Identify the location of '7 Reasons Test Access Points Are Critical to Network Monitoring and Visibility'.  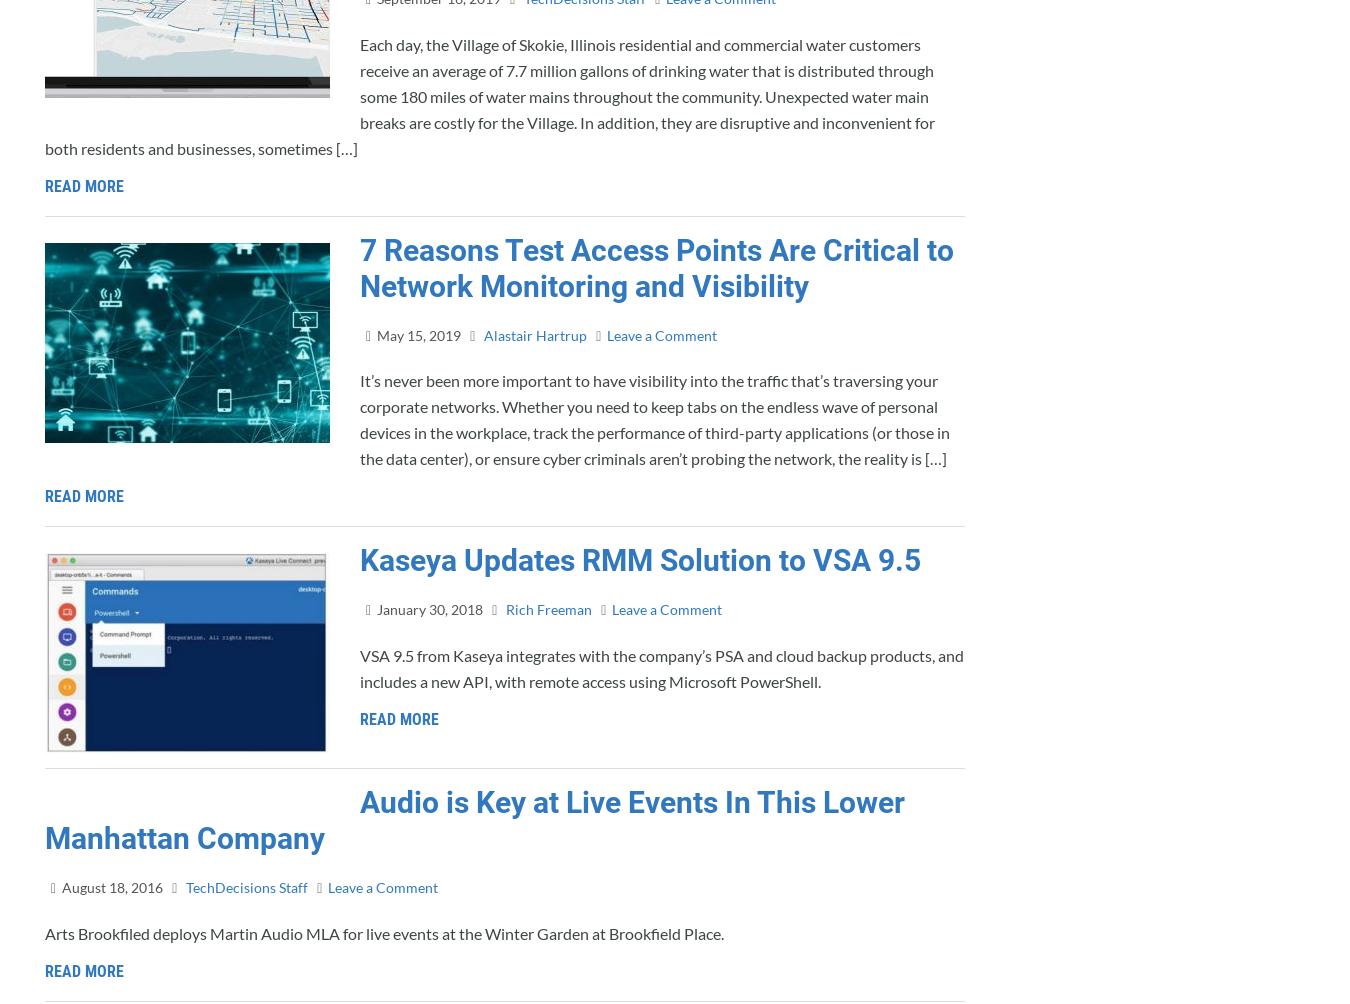
(657, 267).